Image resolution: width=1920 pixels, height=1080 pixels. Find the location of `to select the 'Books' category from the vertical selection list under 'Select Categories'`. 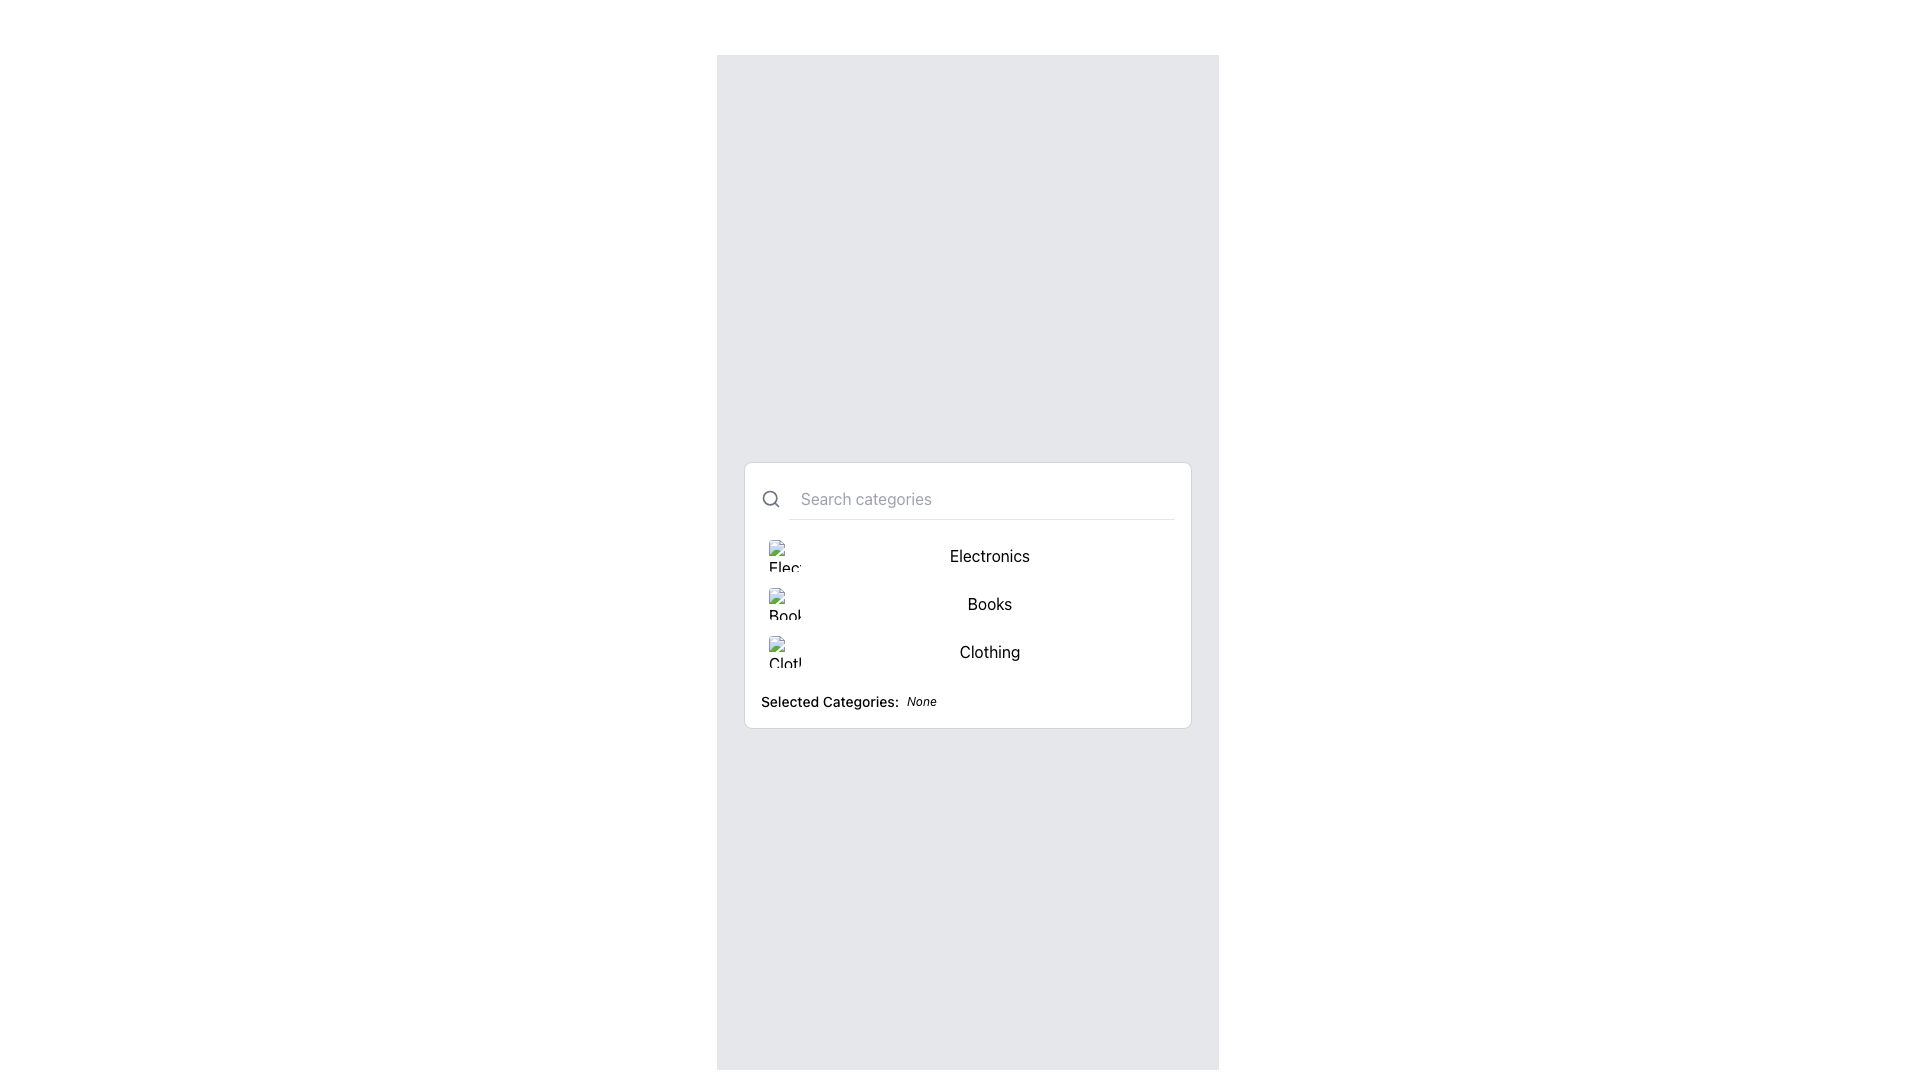

to select the 'Books' category from the vertical selection list under 'Select Categories' is located at coordinates (968, 602).